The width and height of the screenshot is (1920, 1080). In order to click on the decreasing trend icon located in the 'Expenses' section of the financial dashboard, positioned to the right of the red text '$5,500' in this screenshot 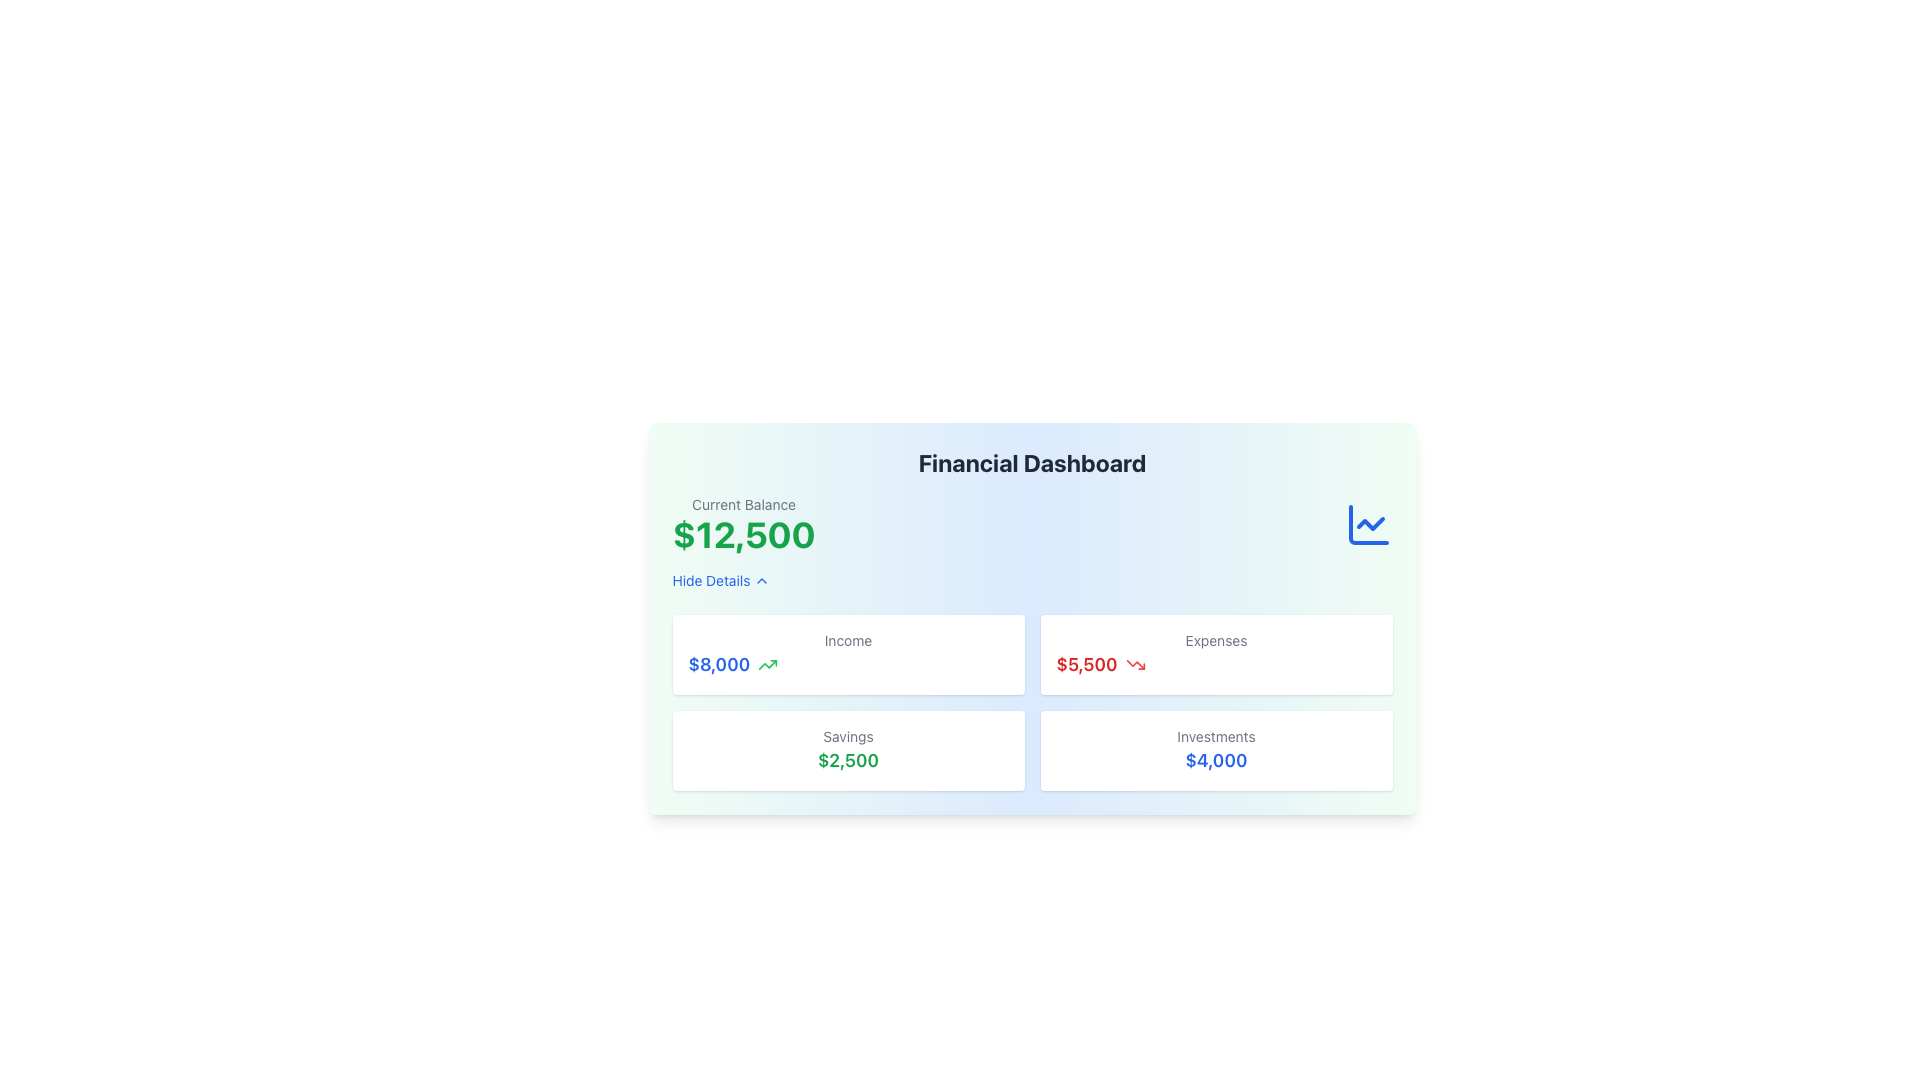, I will do `click(1135, 664)`.